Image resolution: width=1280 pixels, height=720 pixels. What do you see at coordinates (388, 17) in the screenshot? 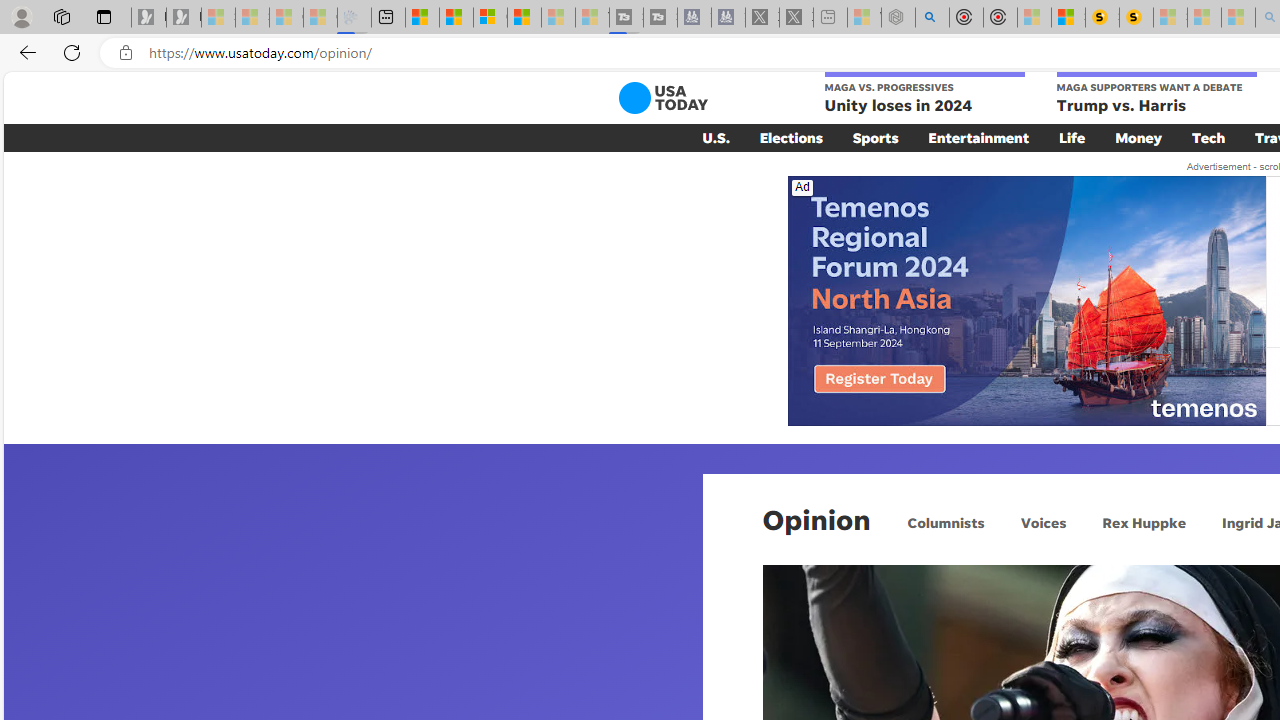
I see `'New tab'` at bounding box center [388, 17].